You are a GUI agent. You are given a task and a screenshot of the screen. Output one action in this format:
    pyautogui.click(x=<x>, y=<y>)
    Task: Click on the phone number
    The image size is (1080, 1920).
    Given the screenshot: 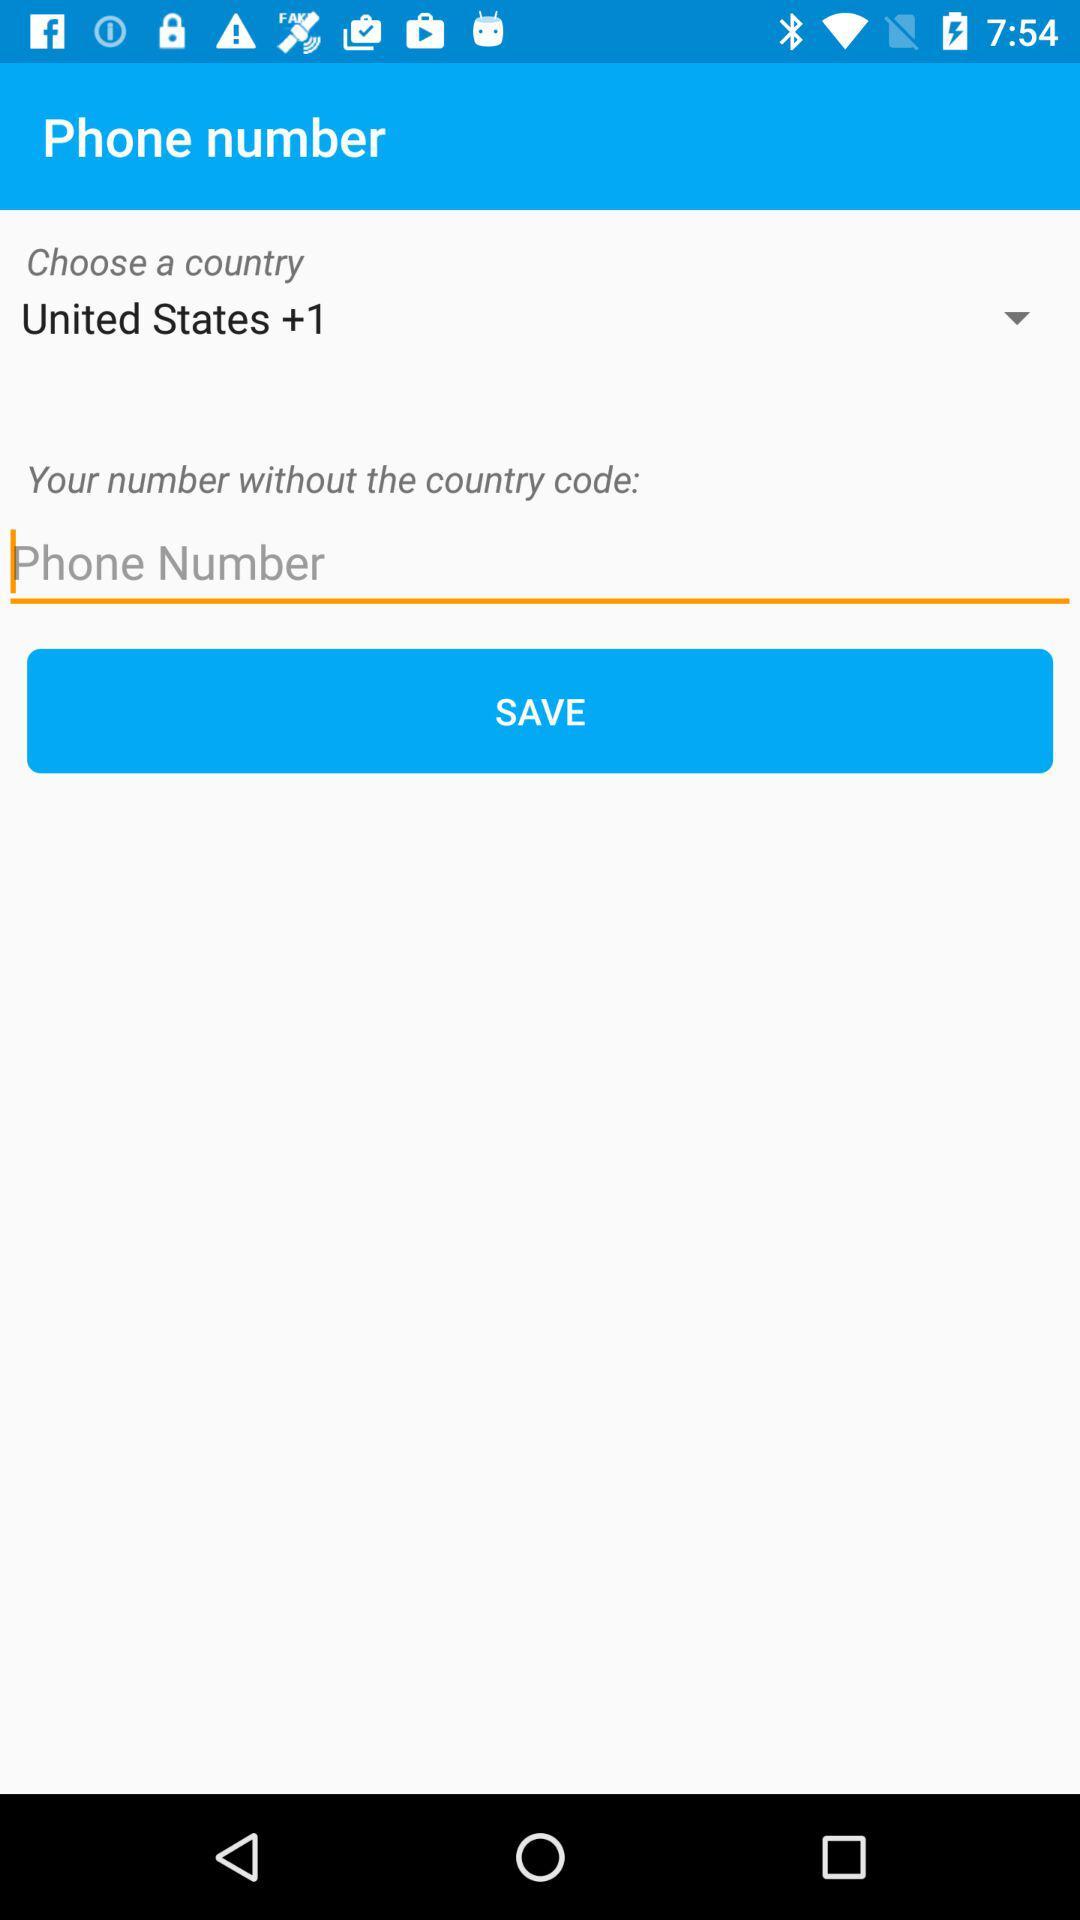 What is the action you would take?
    pyautogui.click(x=540, y=561)
    